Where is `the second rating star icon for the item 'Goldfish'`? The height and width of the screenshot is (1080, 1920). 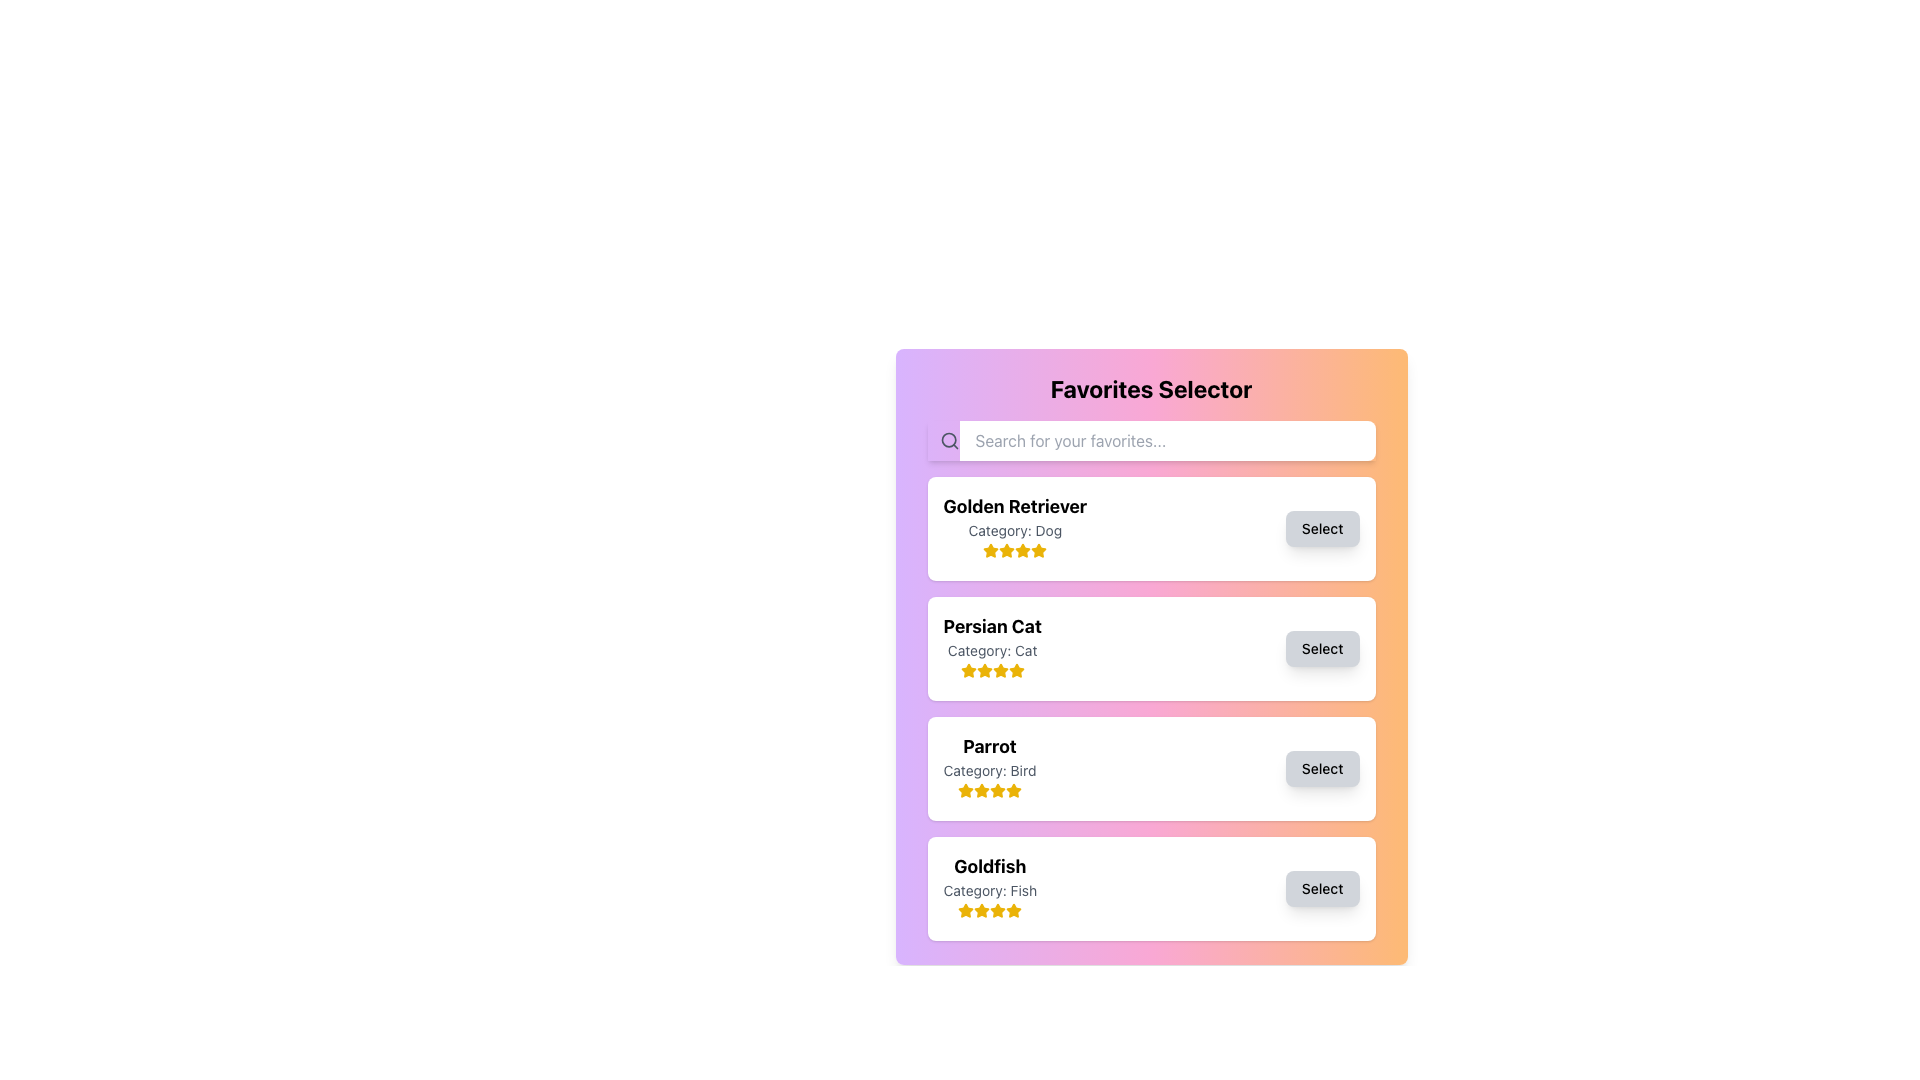
the second rating star icon for the item 'Goldfish' is located at coordinates (998, 910).